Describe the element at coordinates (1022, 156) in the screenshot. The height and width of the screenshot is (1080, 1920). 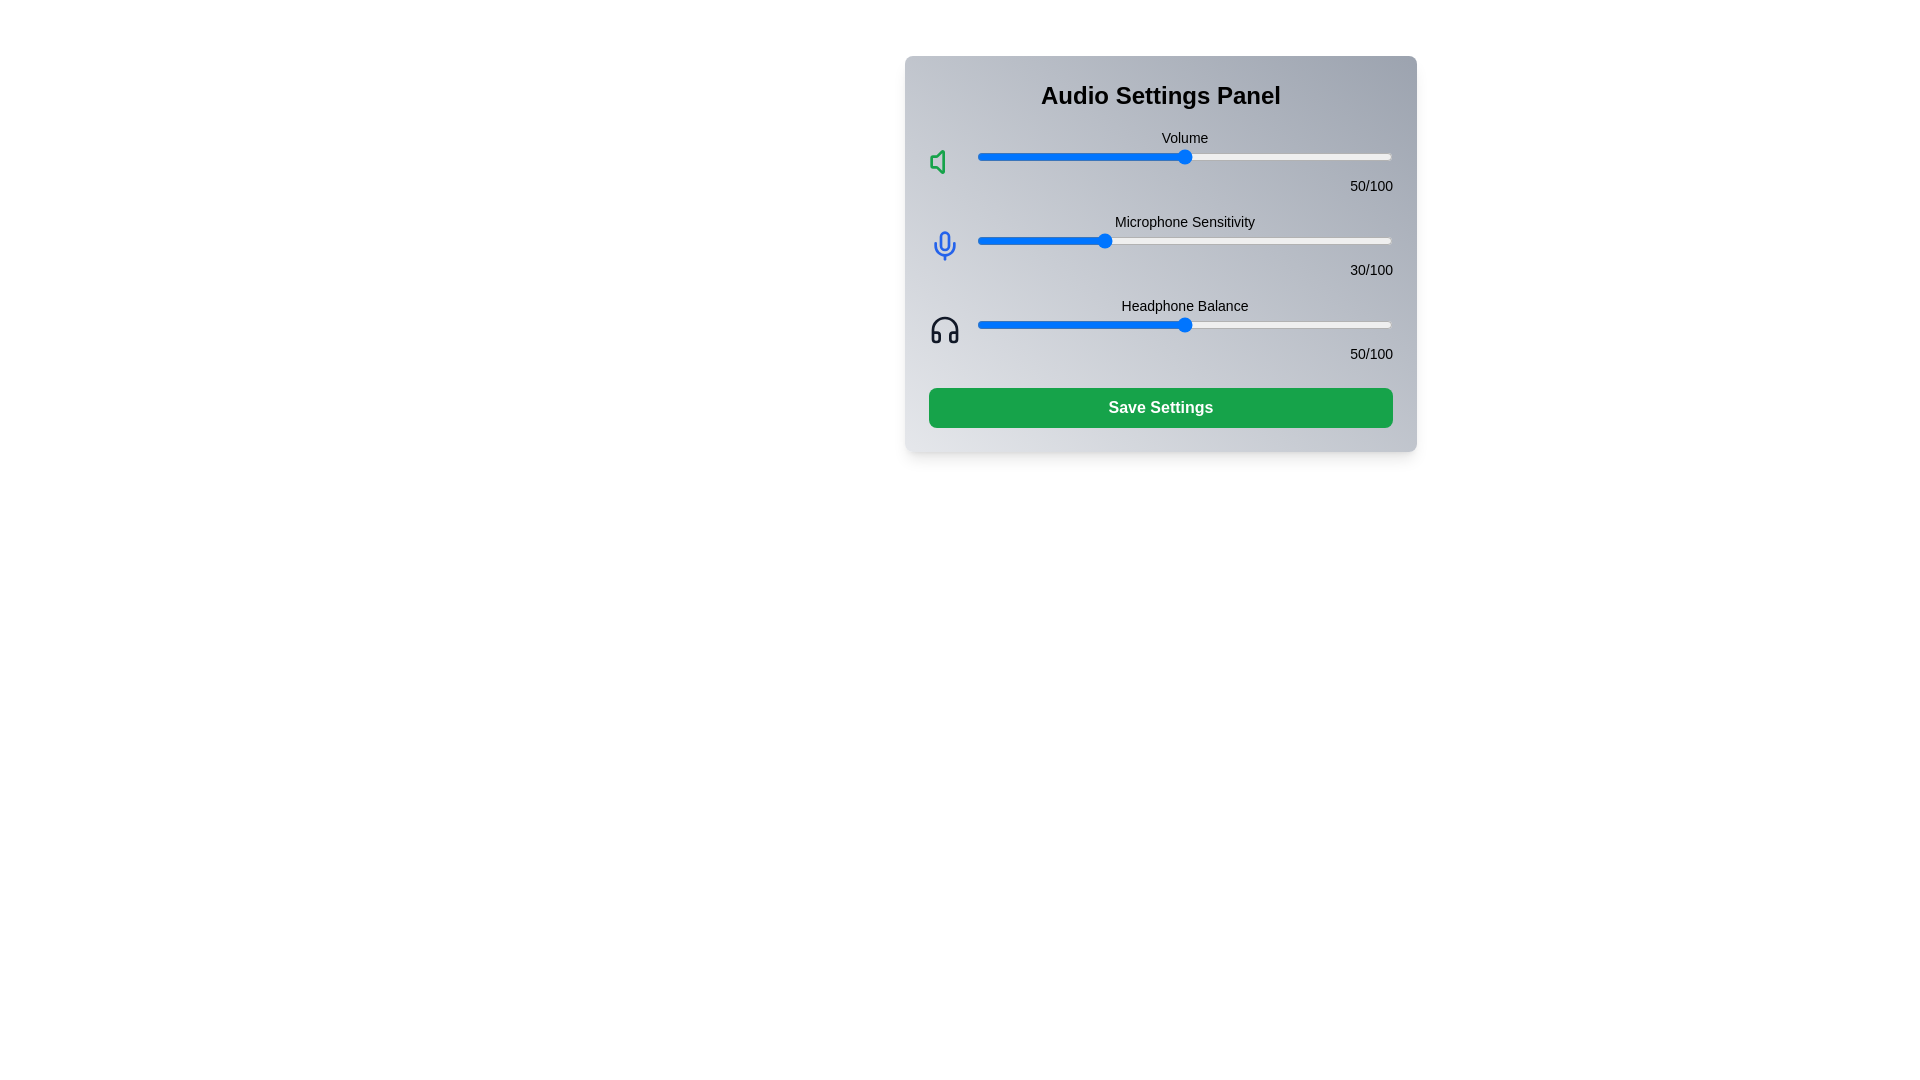
I see `volume` at that location.